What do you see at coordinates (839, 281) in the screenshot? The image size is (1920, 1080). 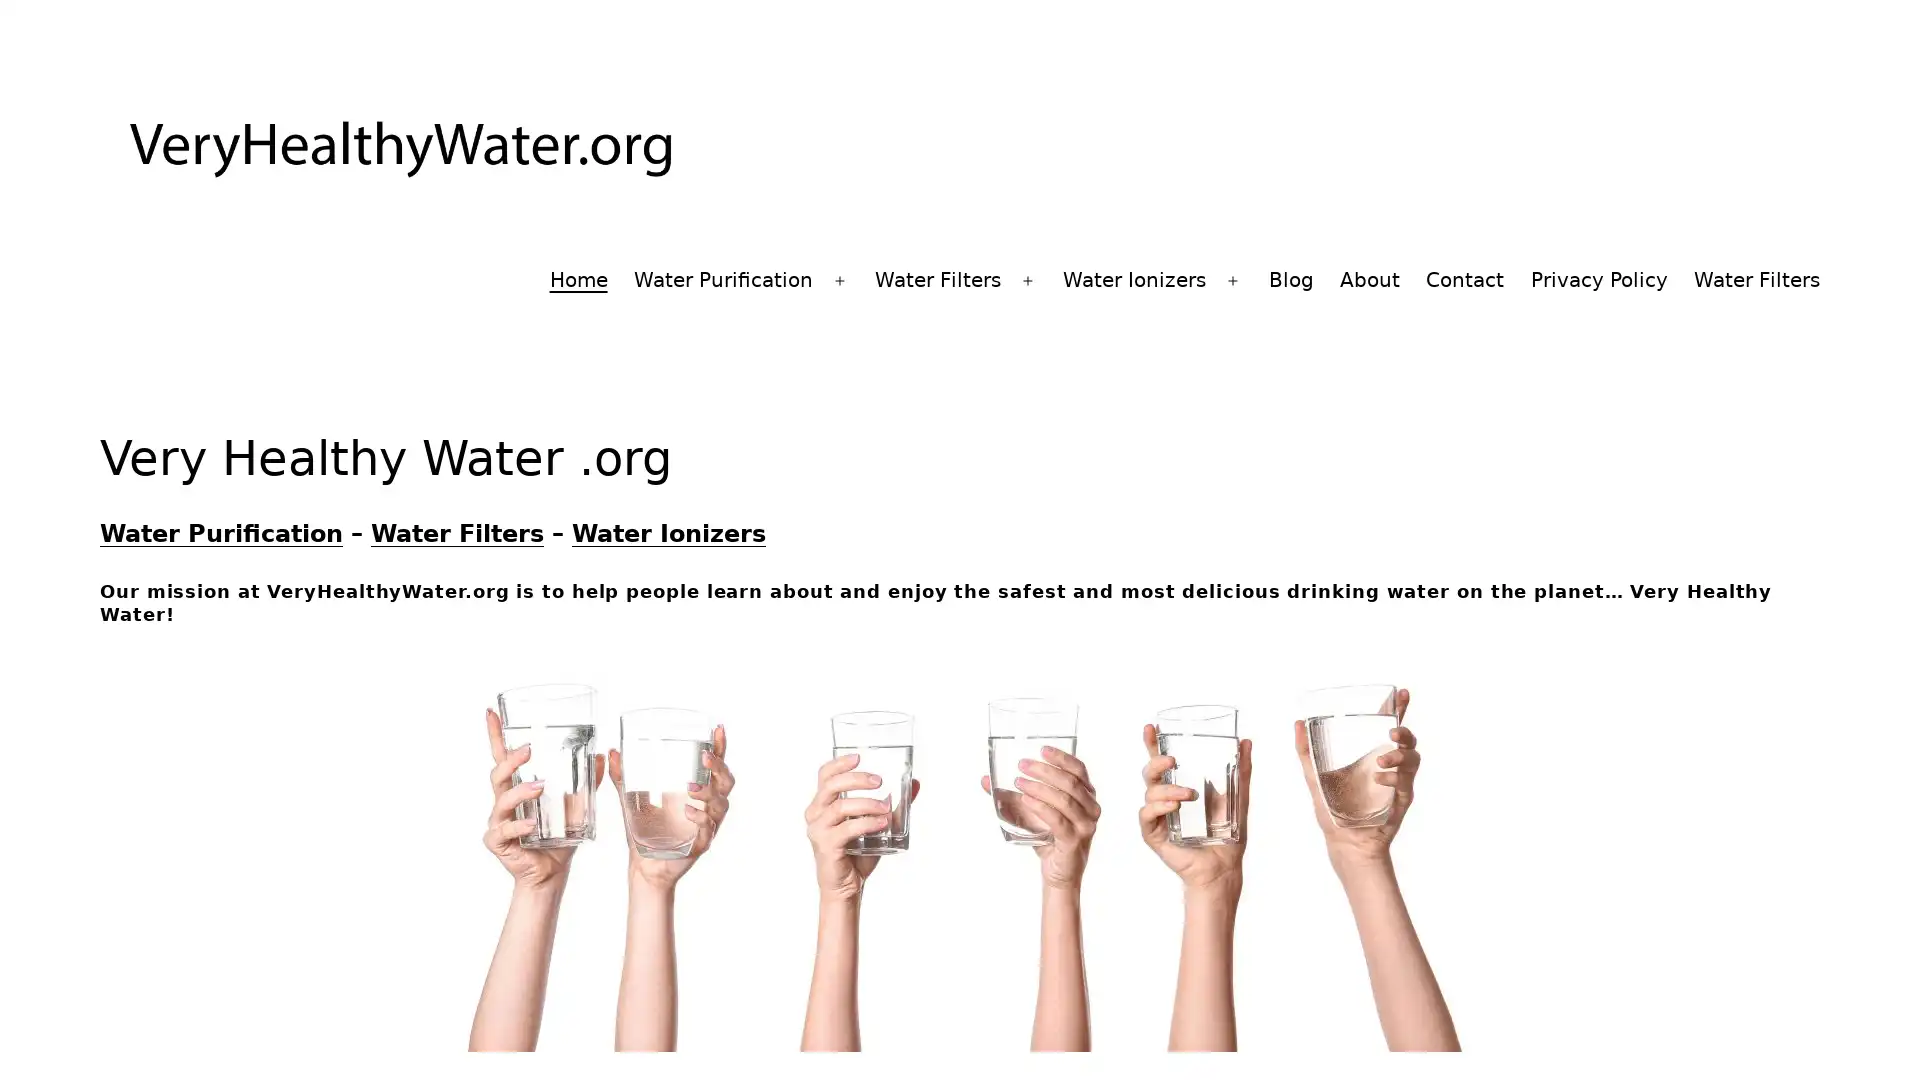 I see `Open menu` at bounding box center [839, 281].